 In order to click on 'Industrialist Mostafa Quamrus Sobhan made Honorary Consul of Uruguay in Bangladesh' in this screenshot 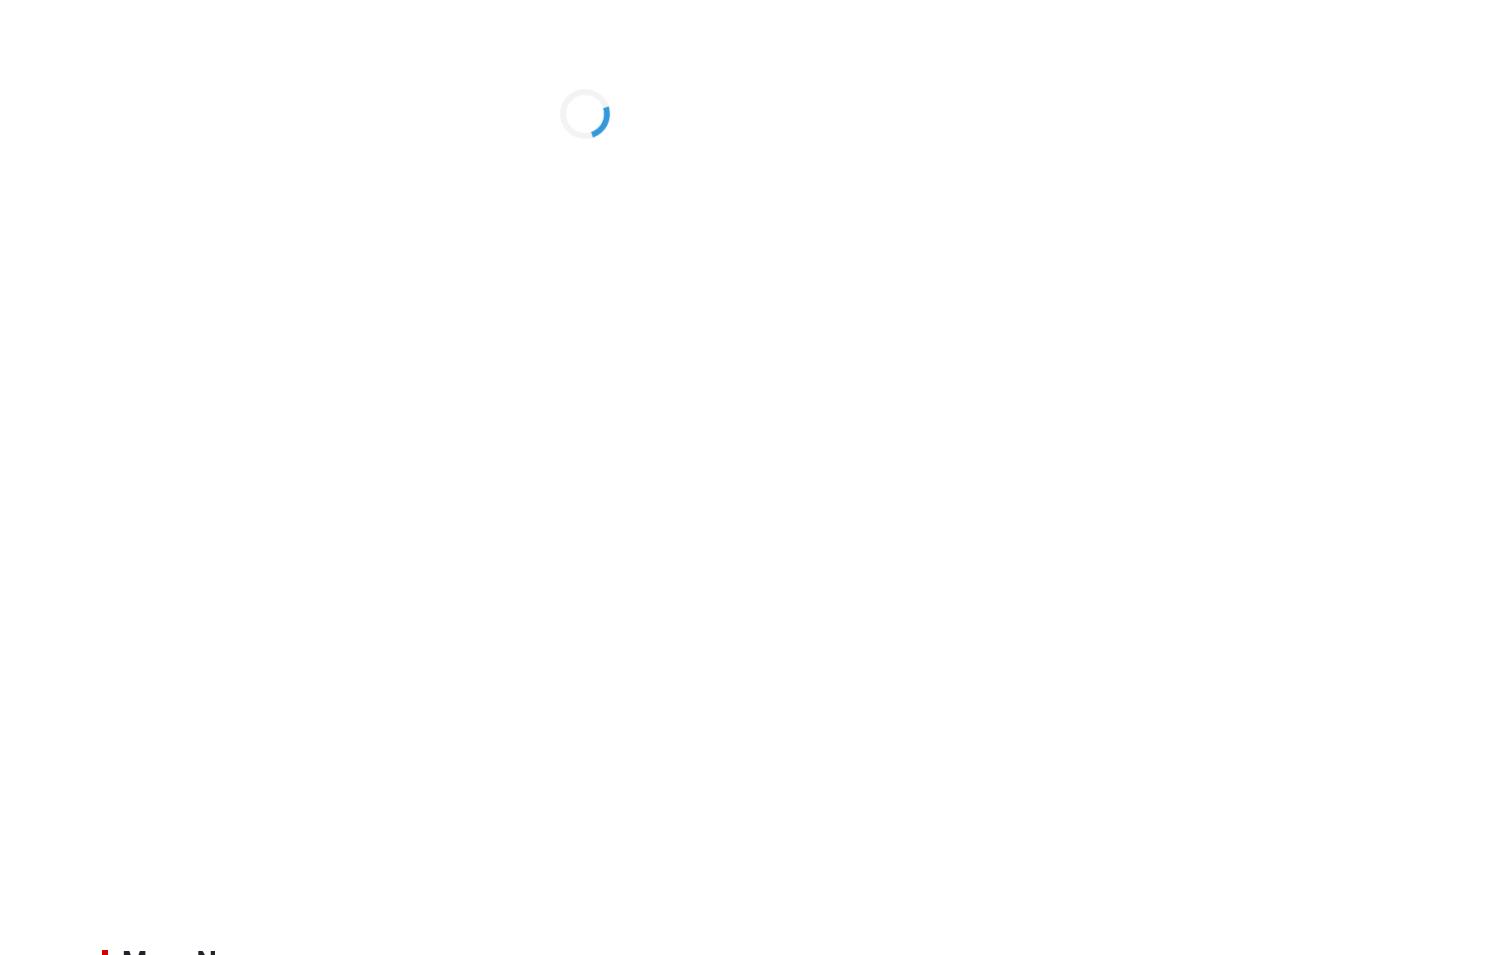, I will do `click(1261, 636)`.